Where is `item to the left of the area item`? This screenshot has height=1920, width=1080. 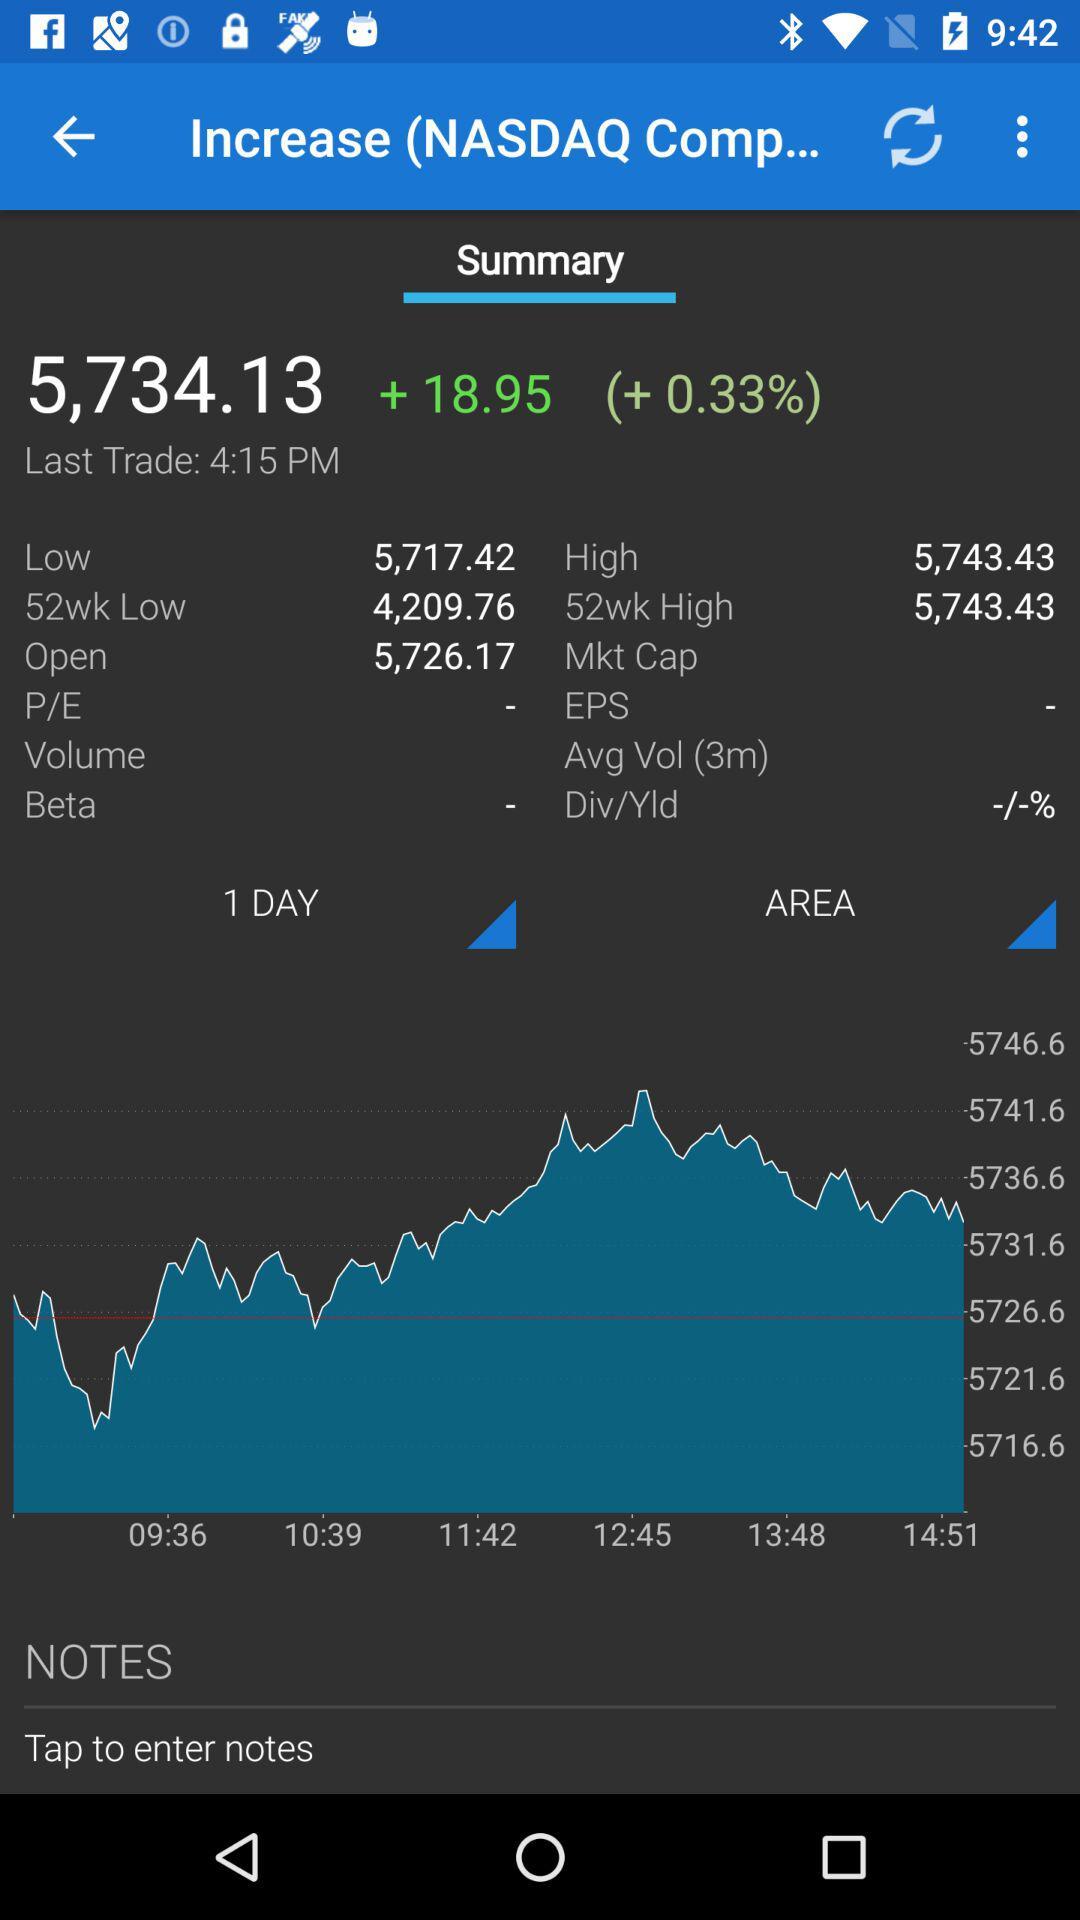 item to the left of the area item is located at coordinates (270, 900).